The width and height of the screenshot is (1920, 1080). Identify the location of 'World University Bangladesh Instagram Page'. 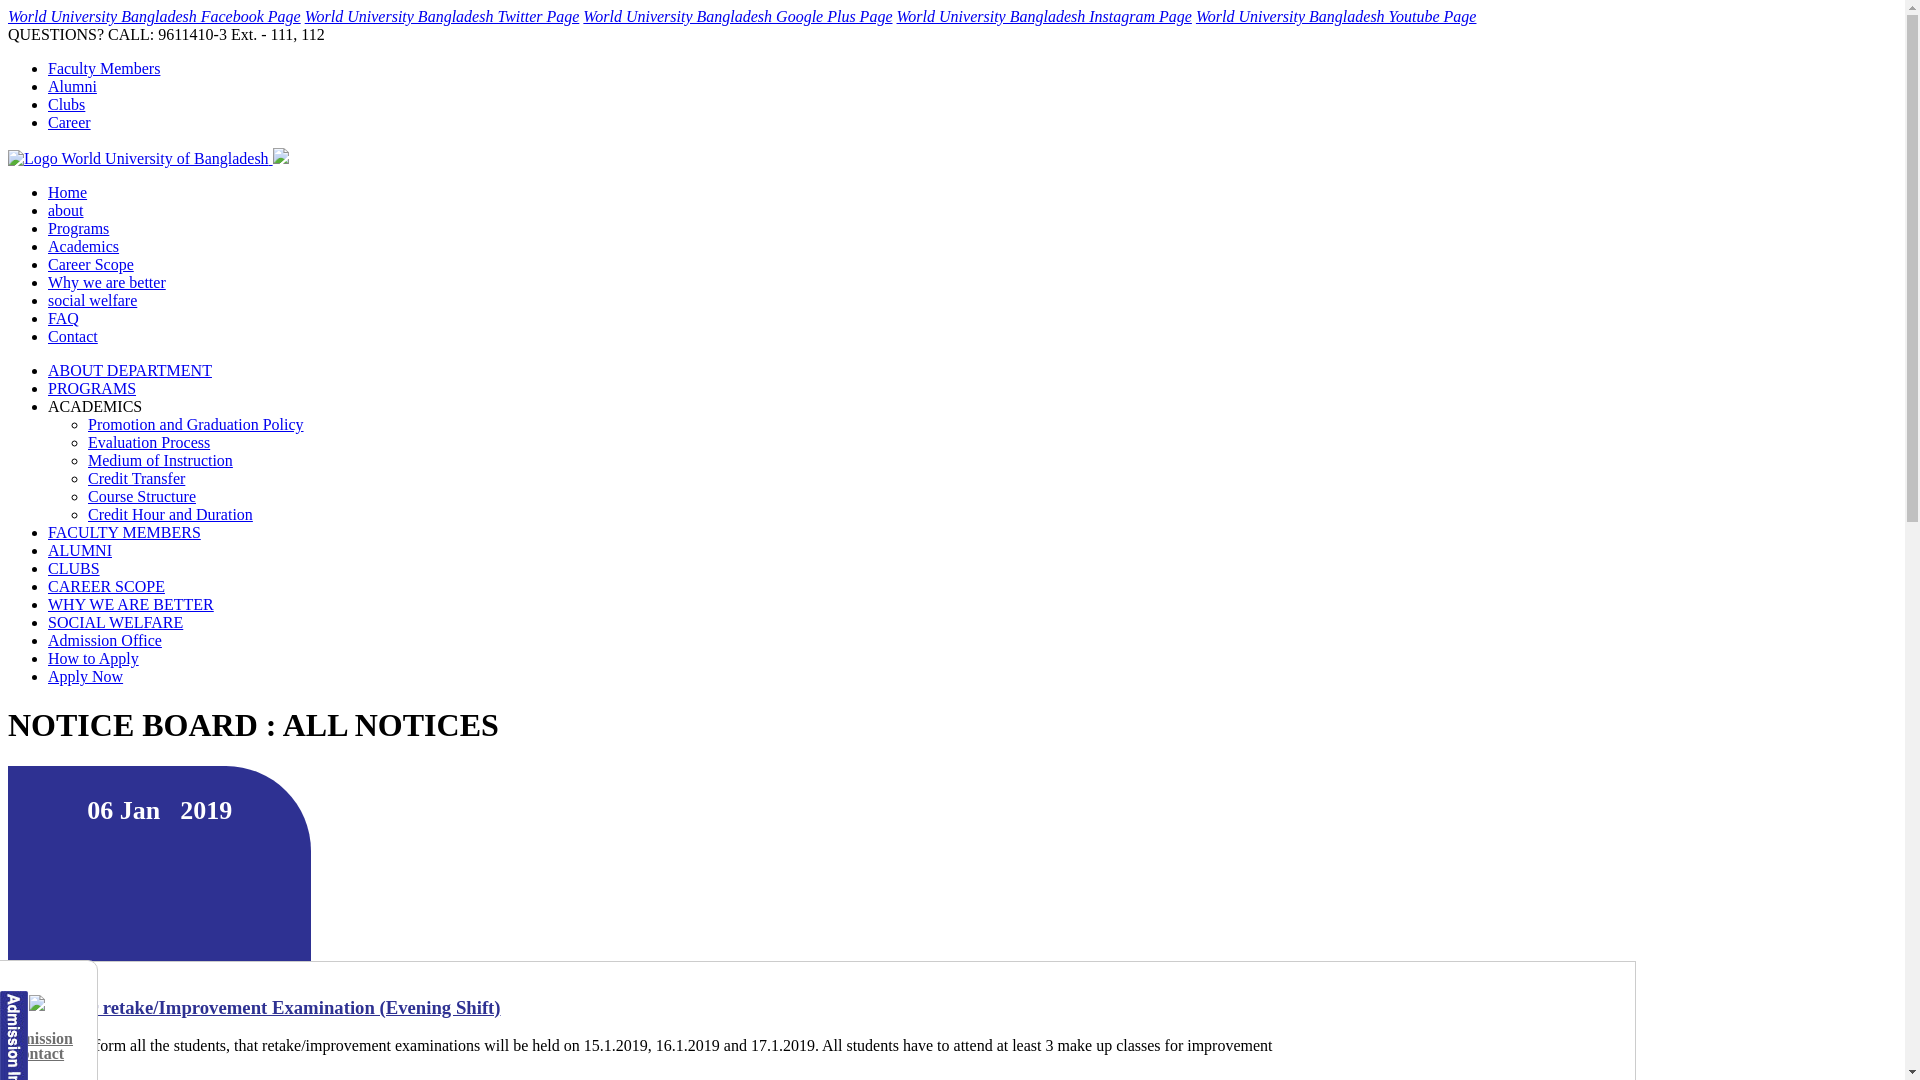
(1042, 16).